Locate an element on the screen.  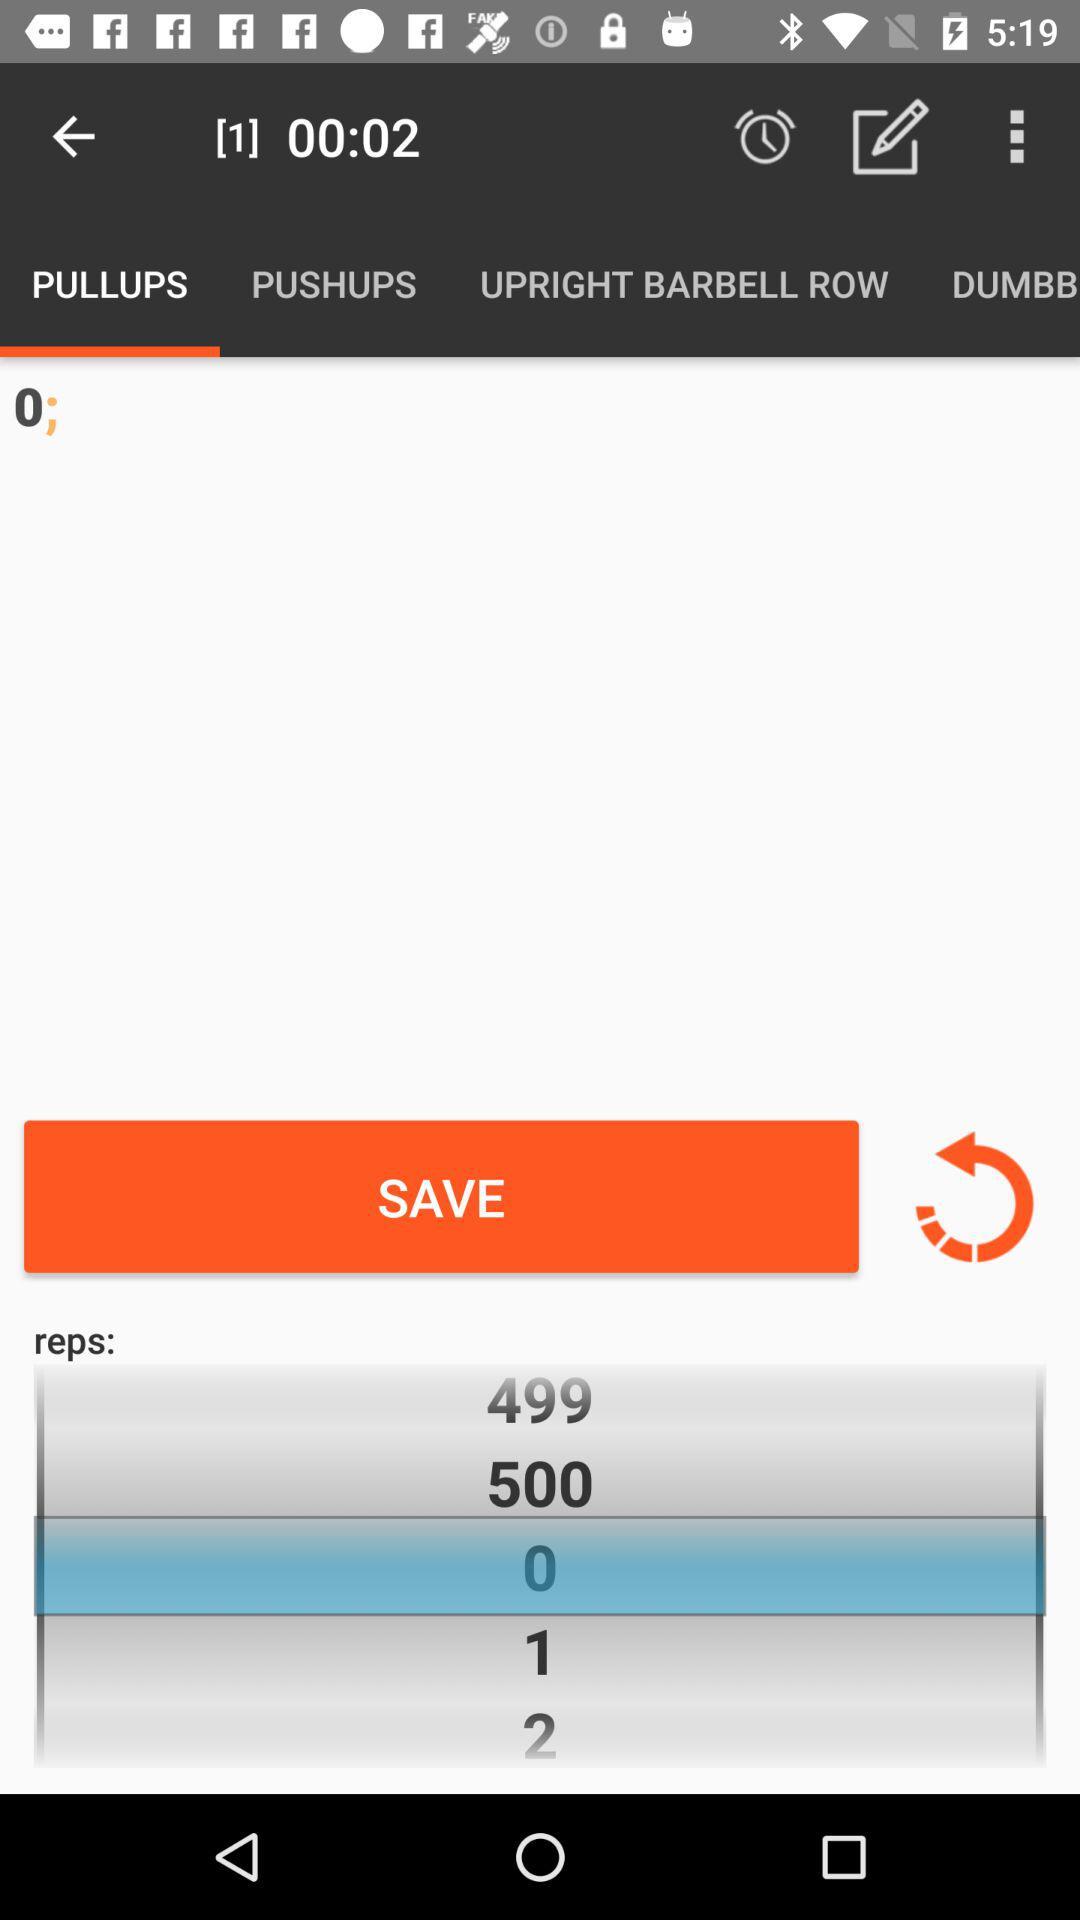
refresh reps is located at coordinates (973, 1196).